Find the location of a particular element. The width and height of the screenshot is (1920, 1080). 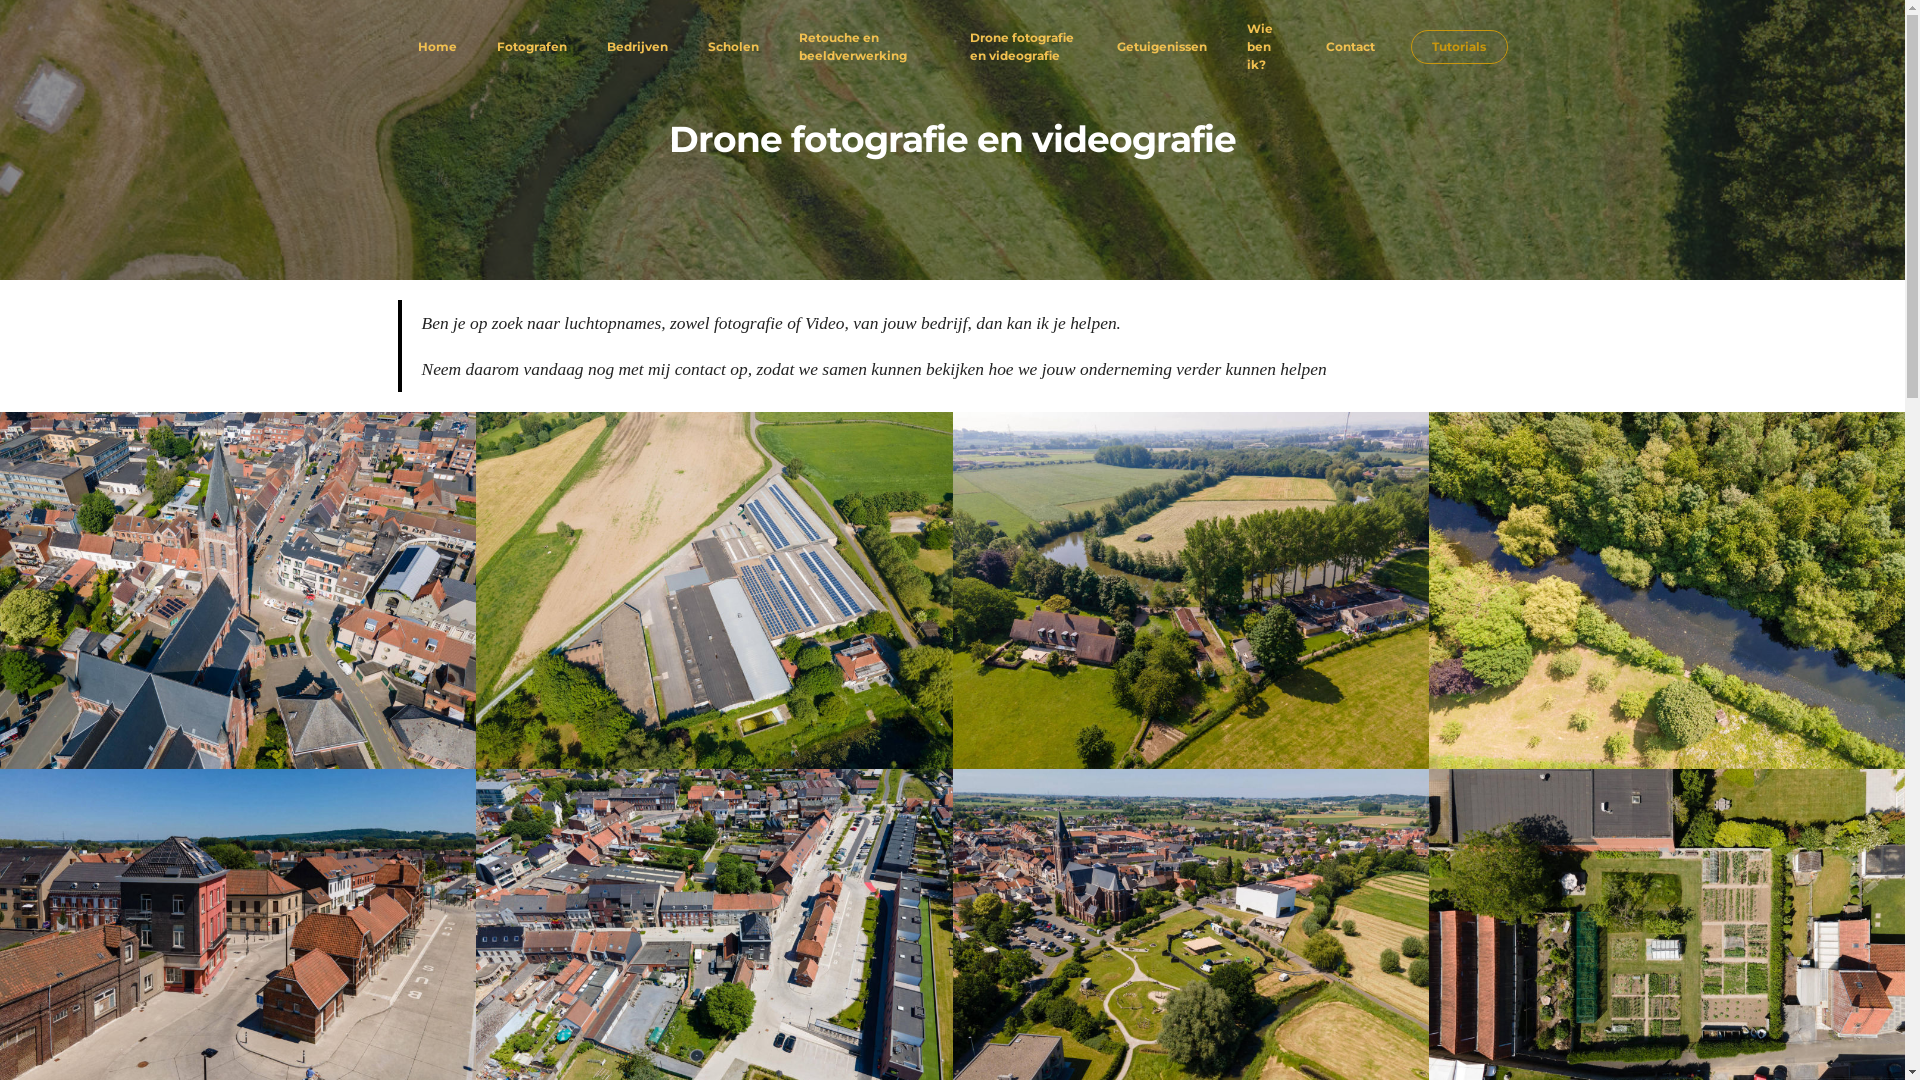

'Tutorials' is located at coordinates (1459, 45).